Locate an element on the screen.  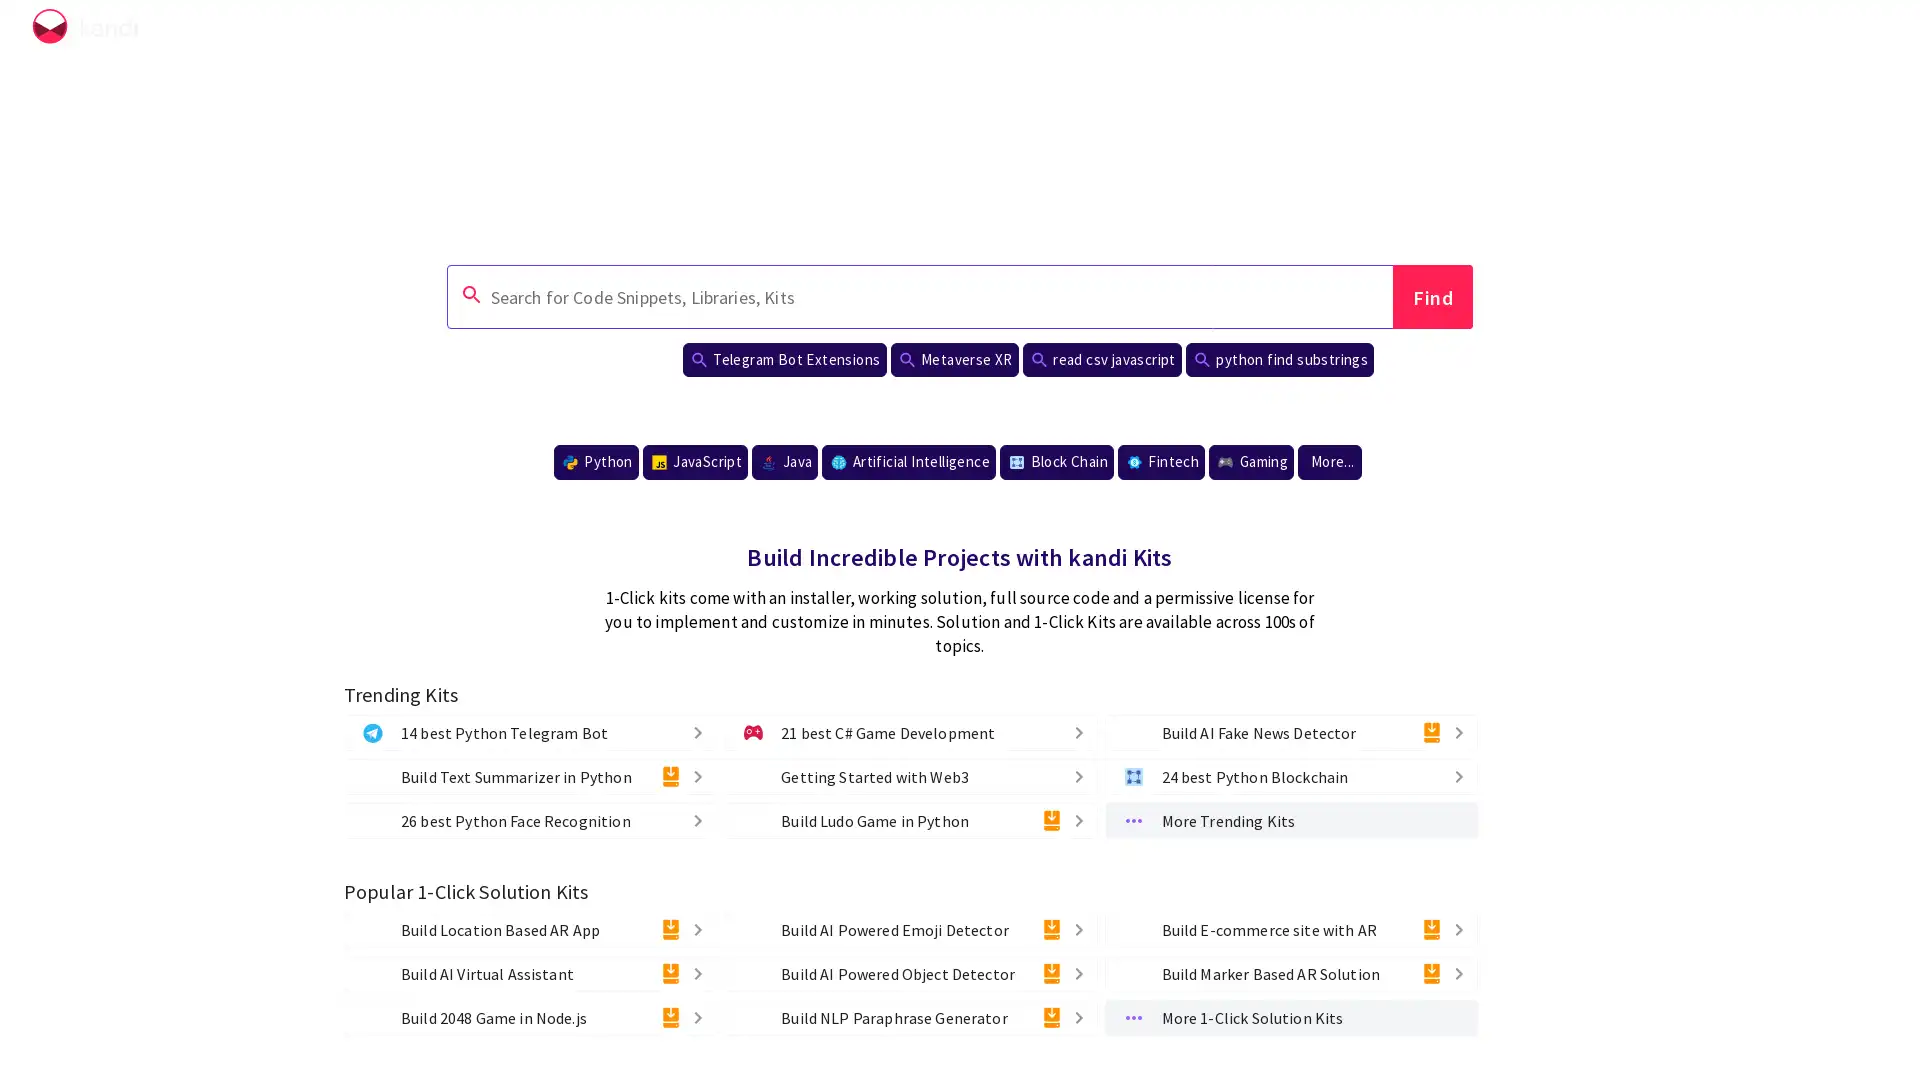
More Trending Kits is located at coordinates (1290, 820).